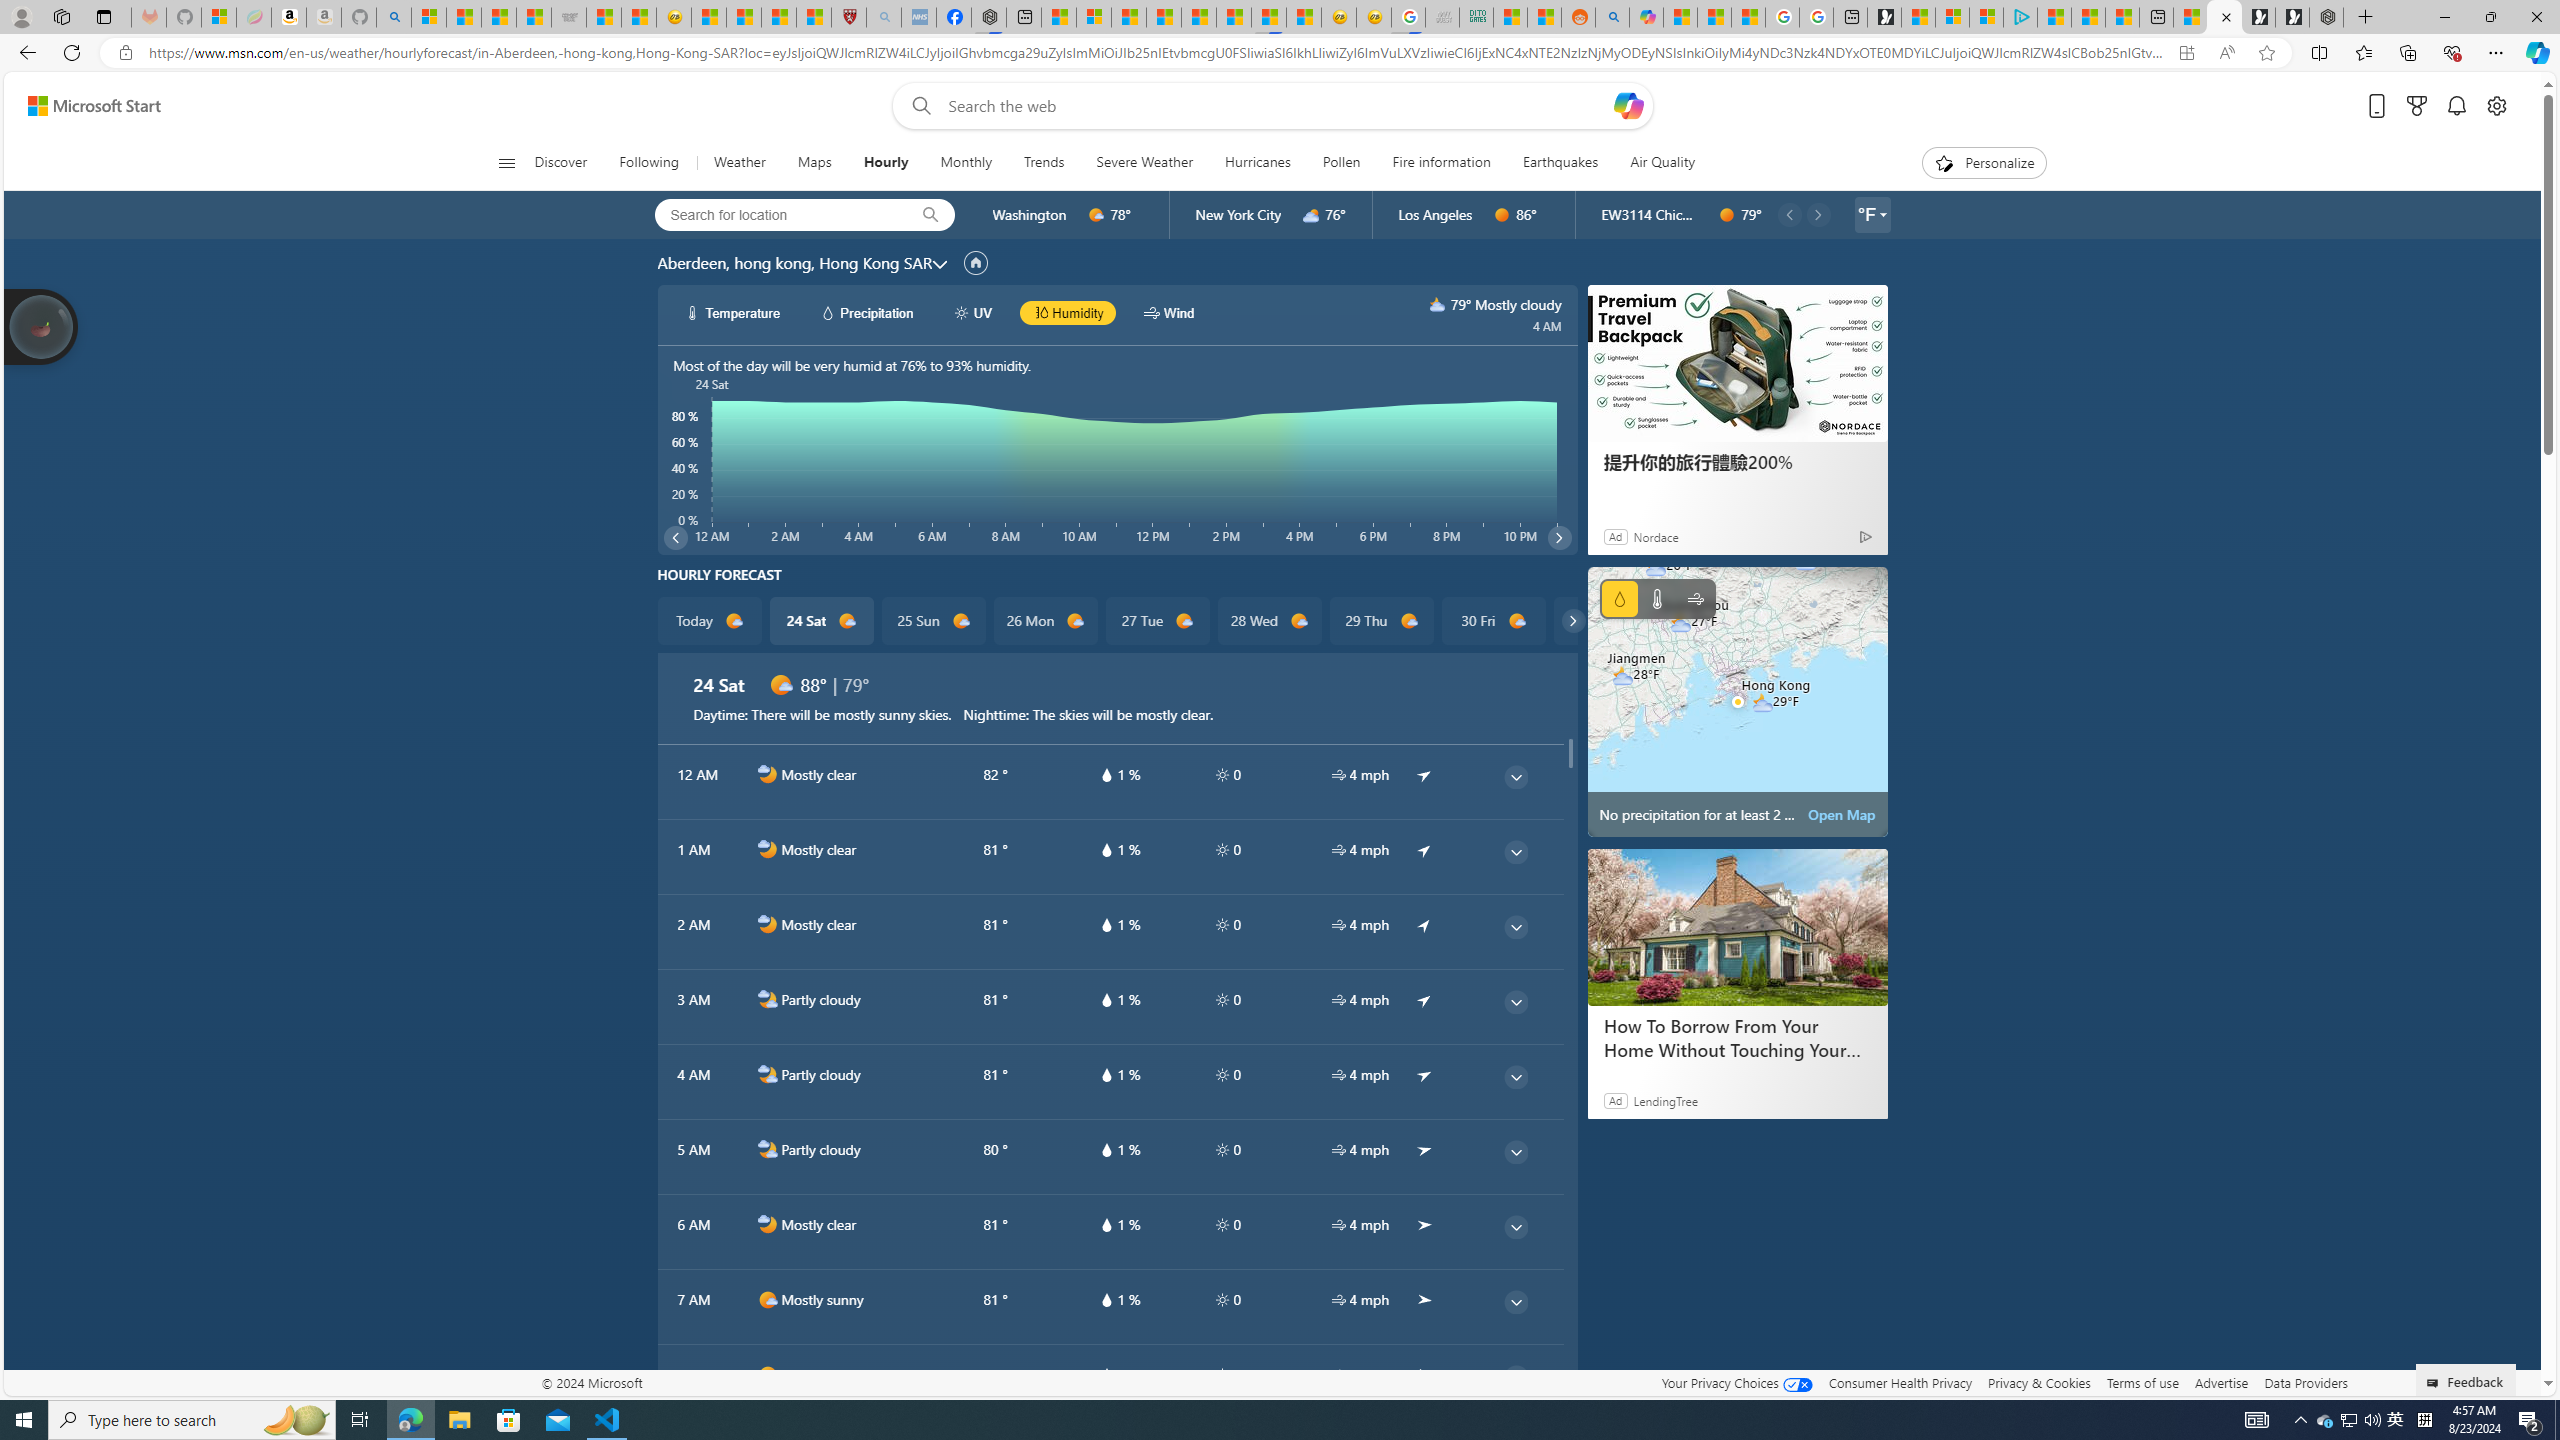  What do you see at coordinates (1222, 1374) in the screenshot?
I see `'hourlyTable/uv'` at bounding box center [1222, 1374].